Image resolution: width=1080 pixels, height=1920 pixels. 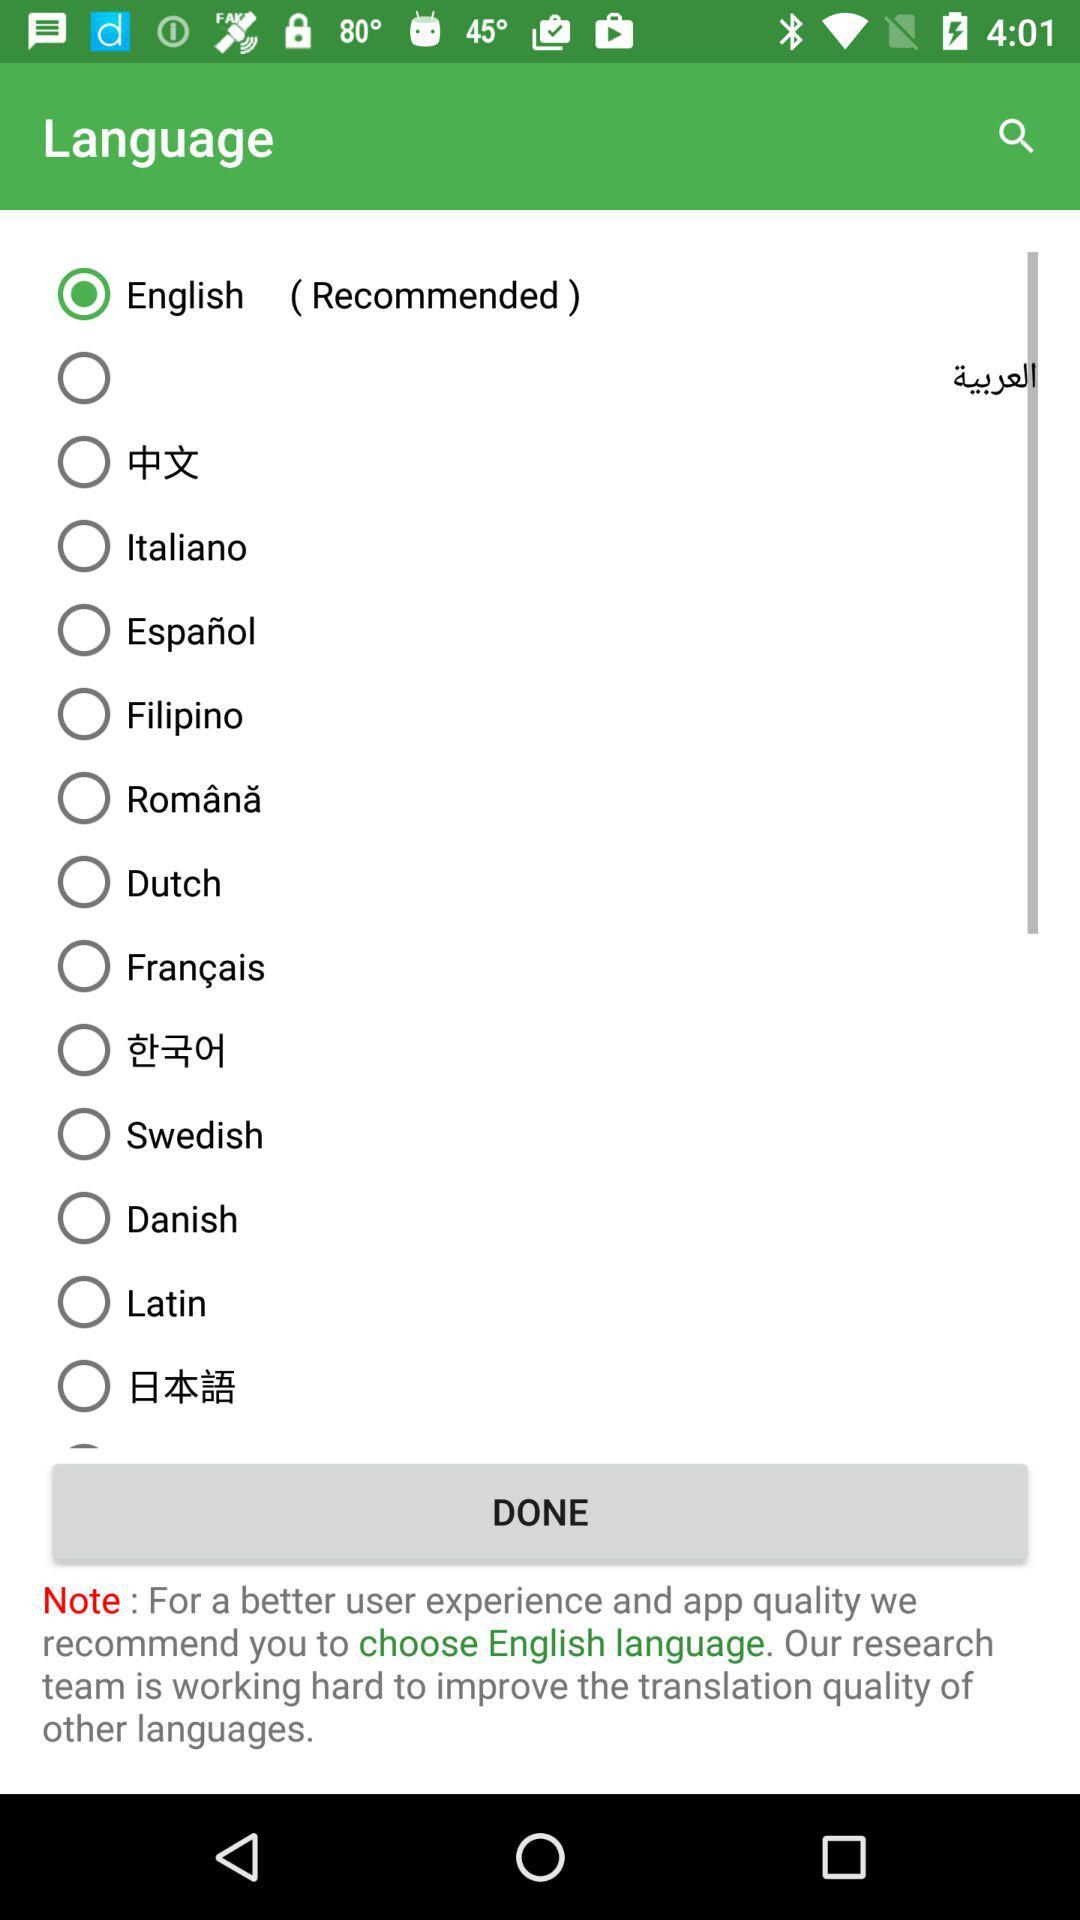 What do you see at coordinates (540, 714) in the screenshot?
I see `the filipino` at bounding box center [540, 714].